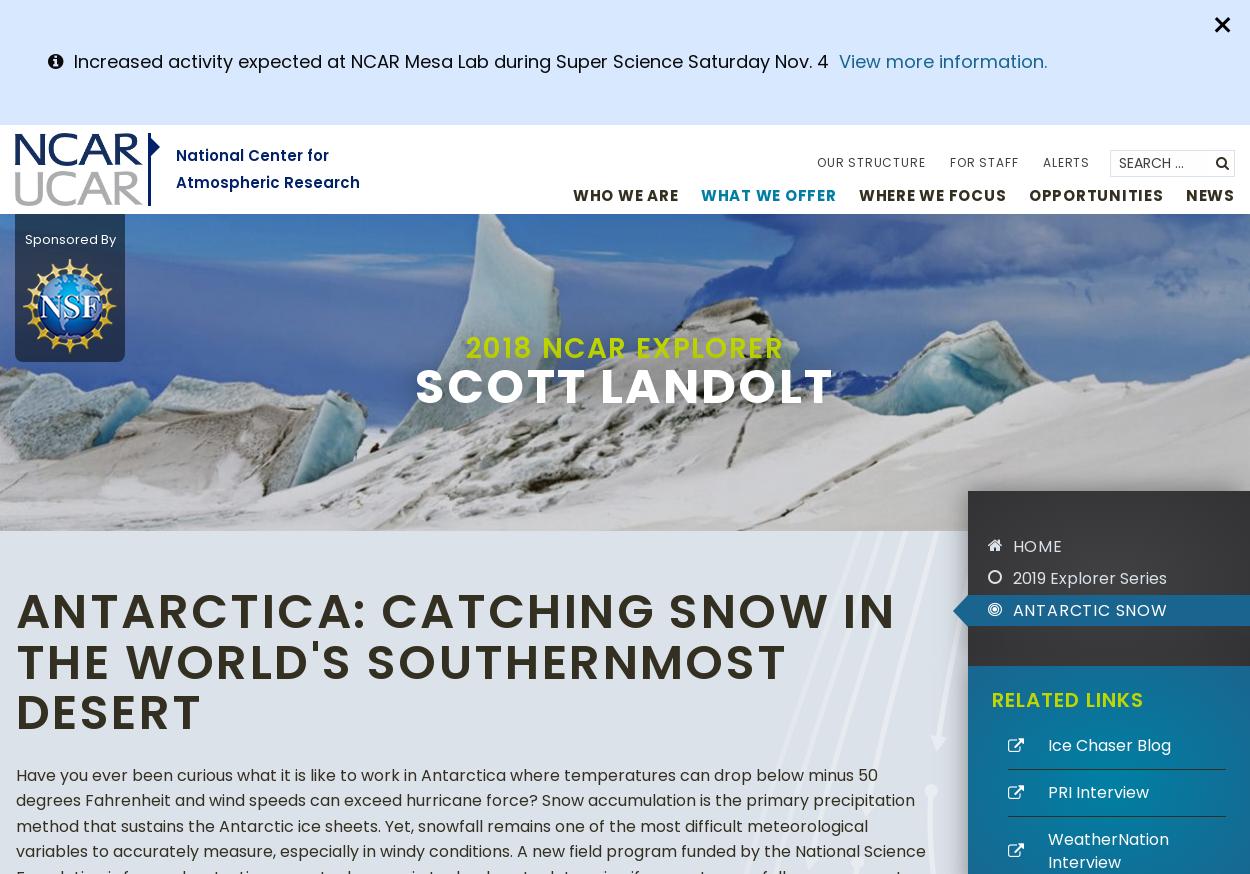  What do you see at coordinates (1094, 193) in the screenshot?
I see `'Opportunities'` at bounding box center [1094, 193].